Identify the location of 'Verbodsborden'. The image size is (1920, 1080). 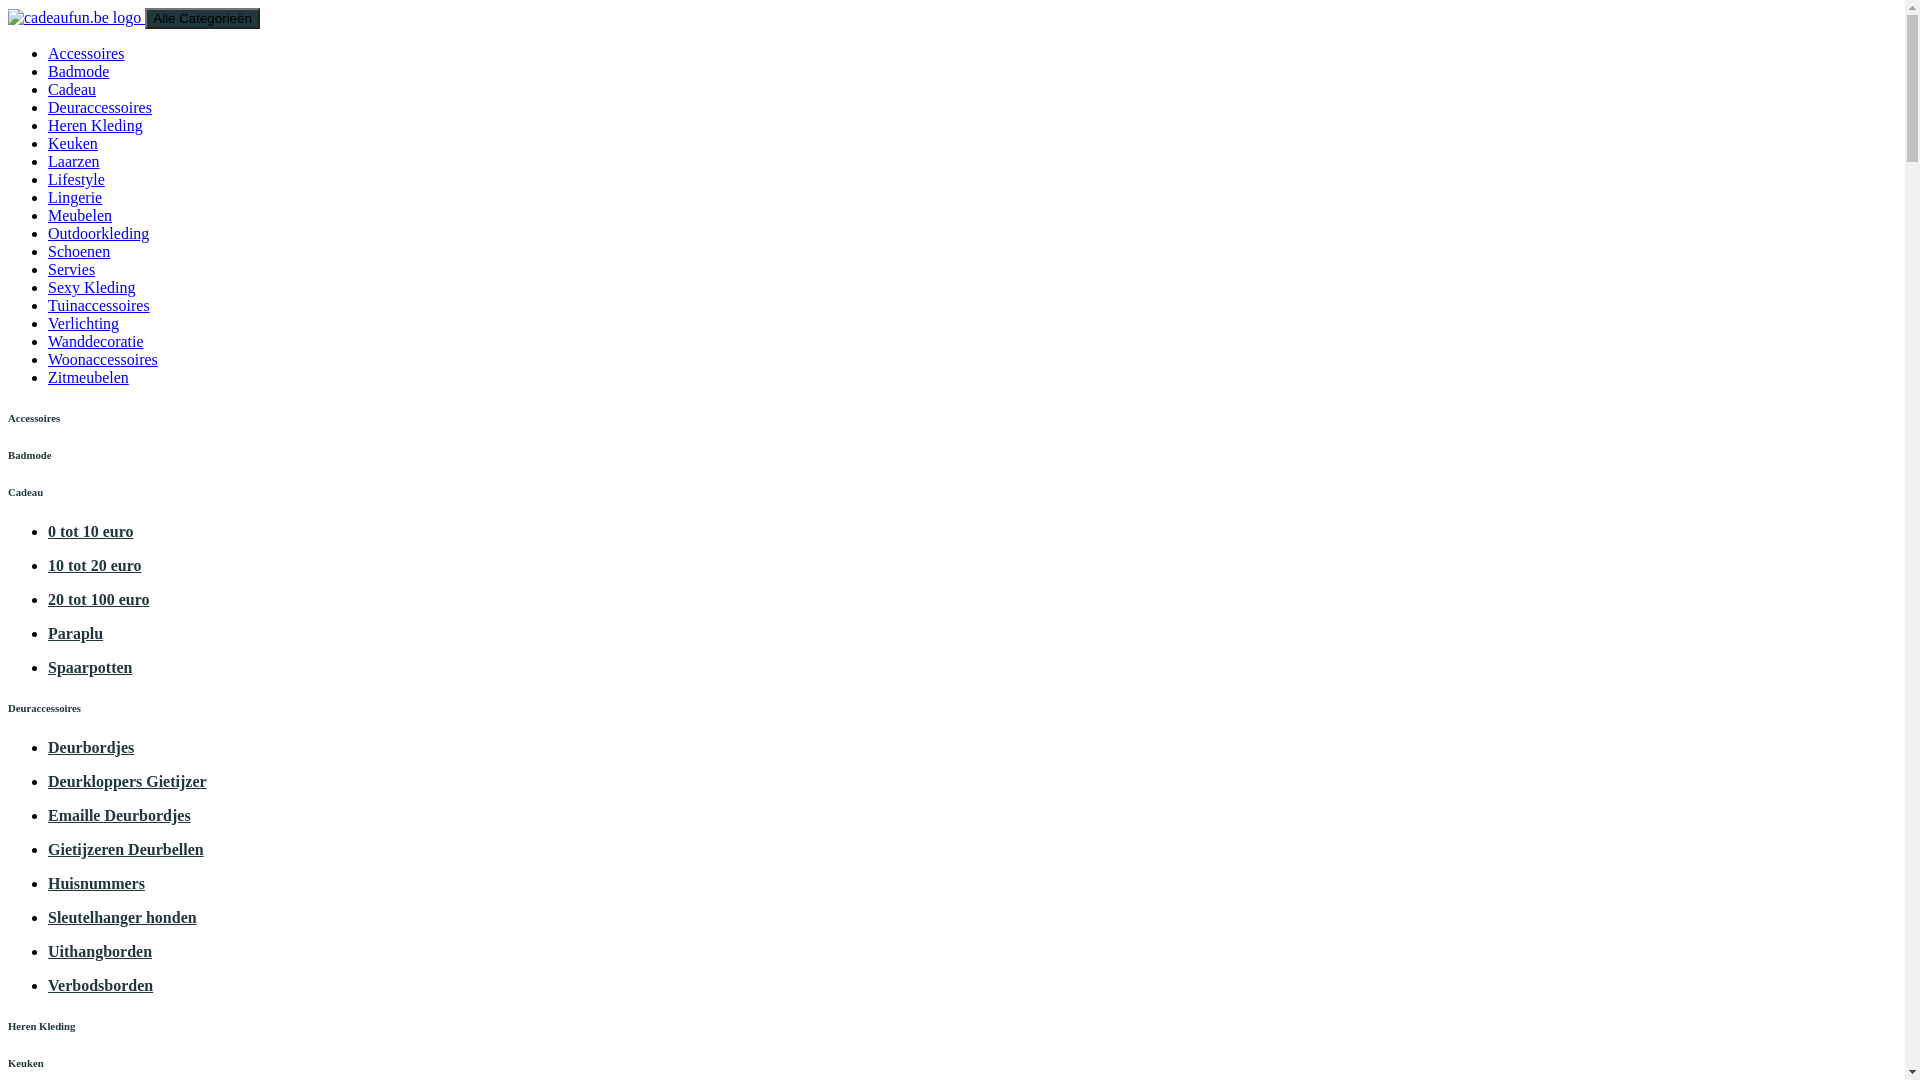
(99, 984).